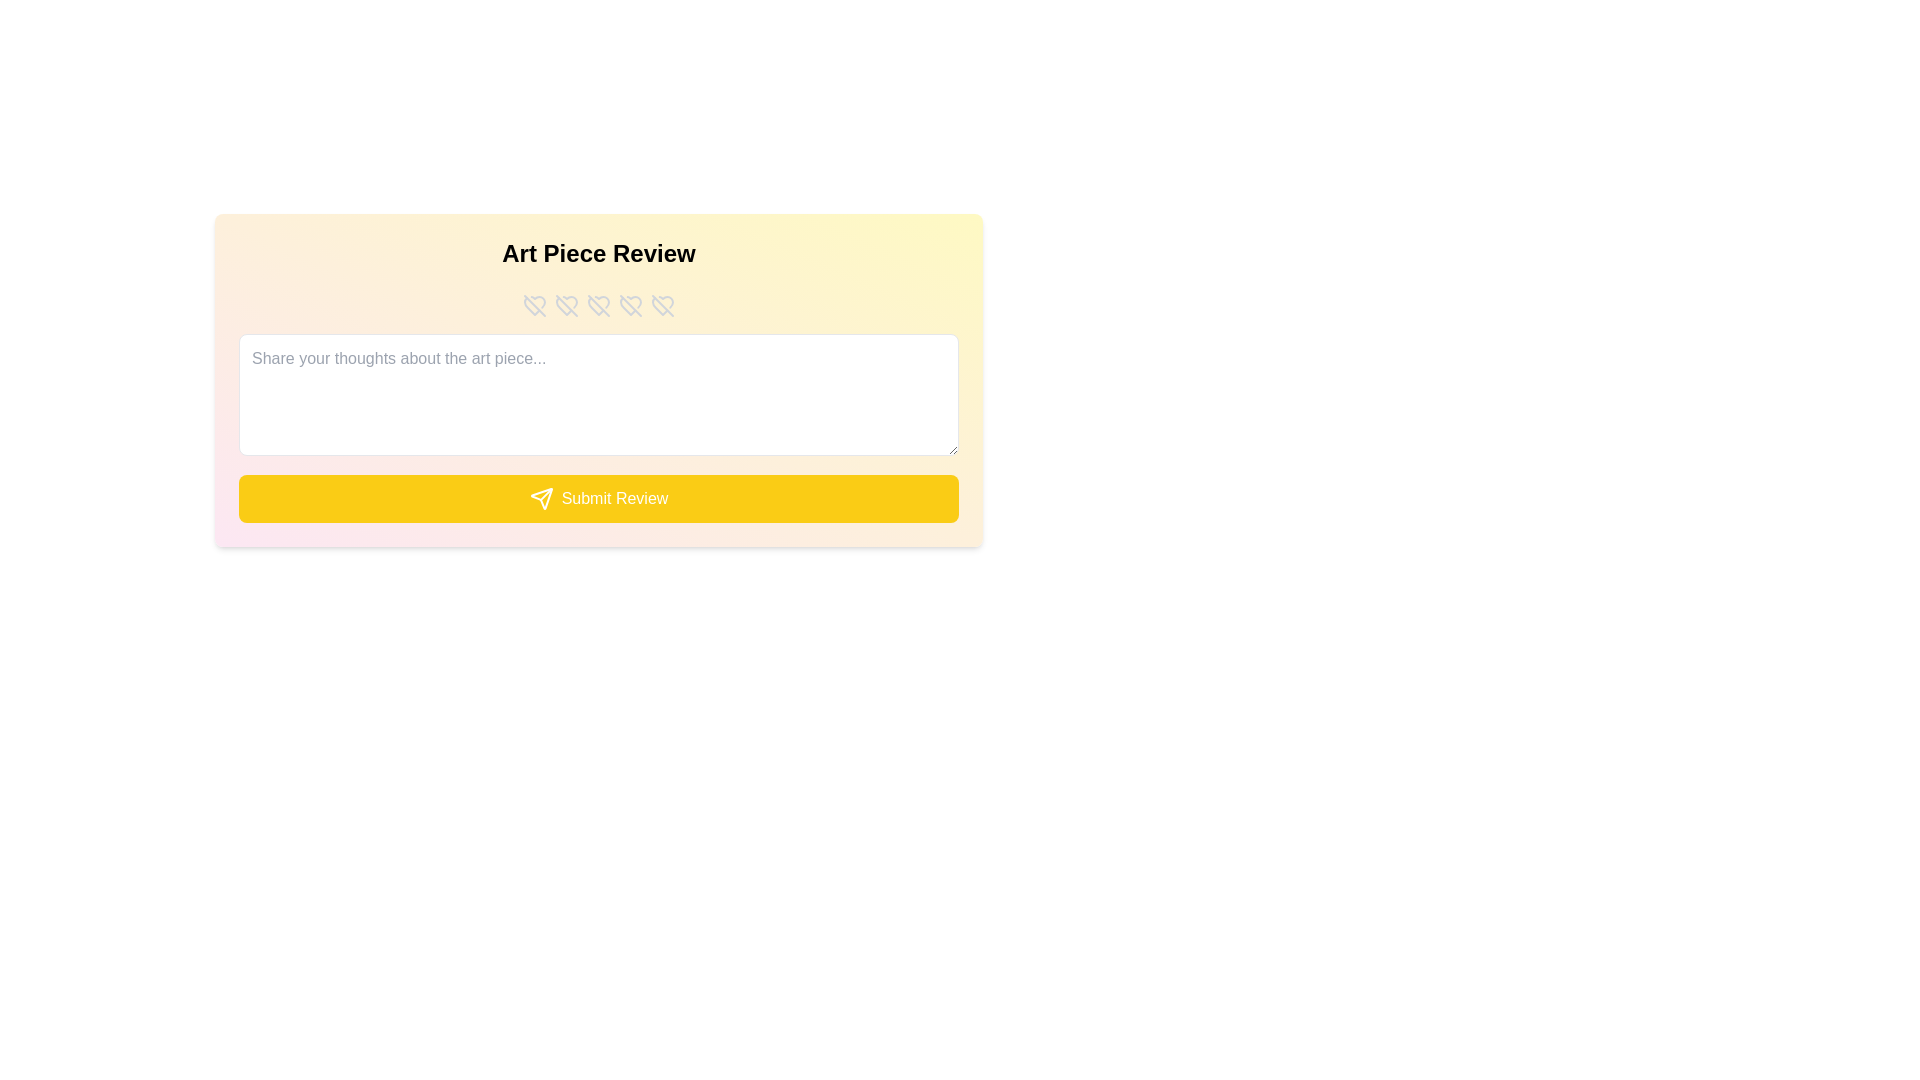 The width and height of the screenshot is (1920, 1080). Describe the element at coordinates (534, 305) in the screenshot. I see `the rating to 1 stars by clicking on the respective star button` at that location.